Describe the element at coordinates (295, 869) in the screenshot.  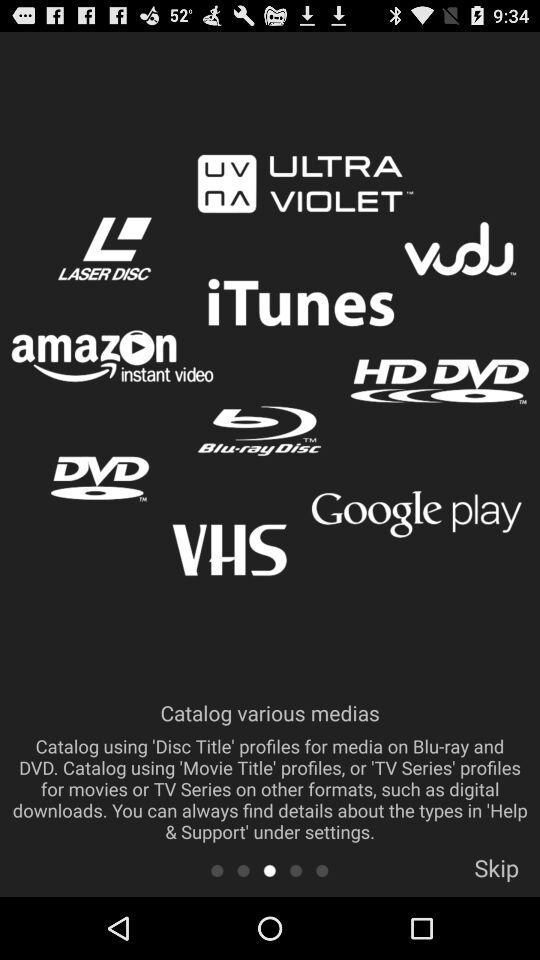
I see `icon below the catalog various medias icon` at that location.